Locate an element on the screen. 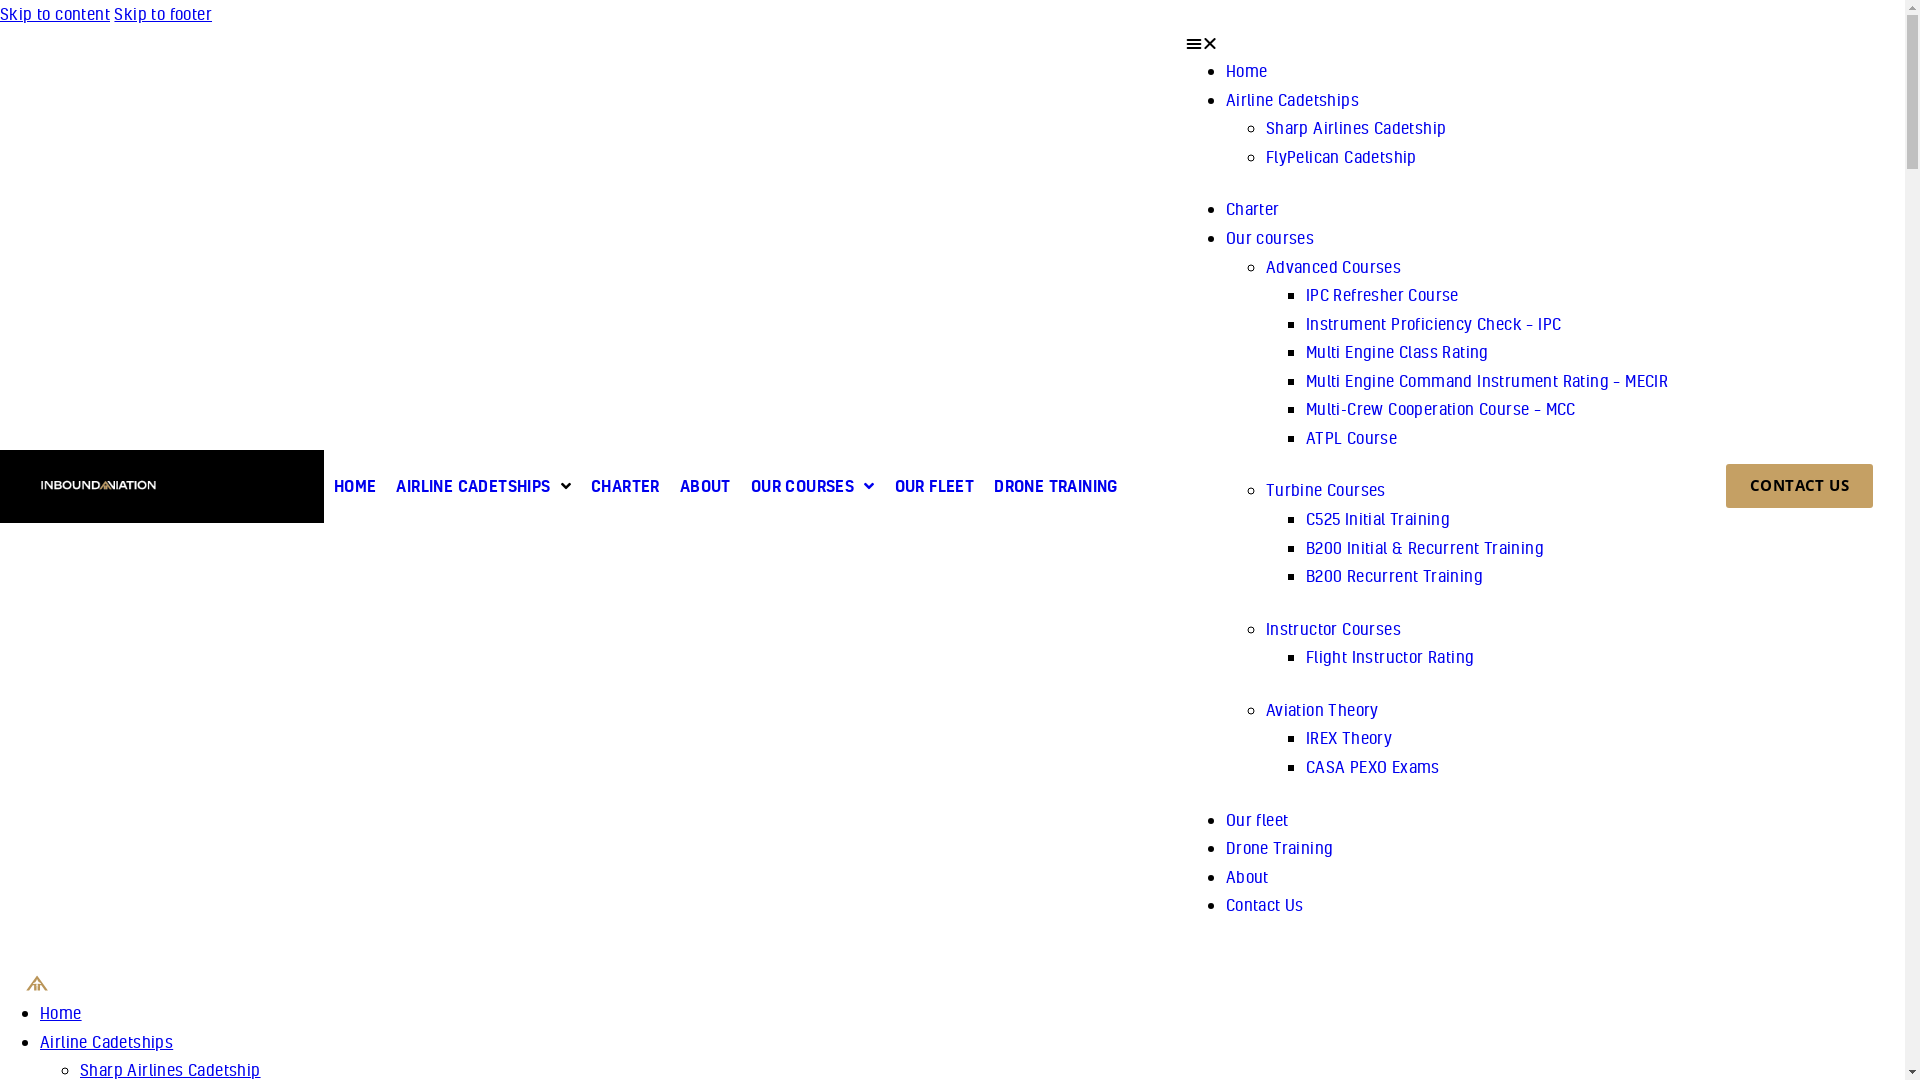  'CASA PEXO Exams' is located at coordinates (1305, 765).